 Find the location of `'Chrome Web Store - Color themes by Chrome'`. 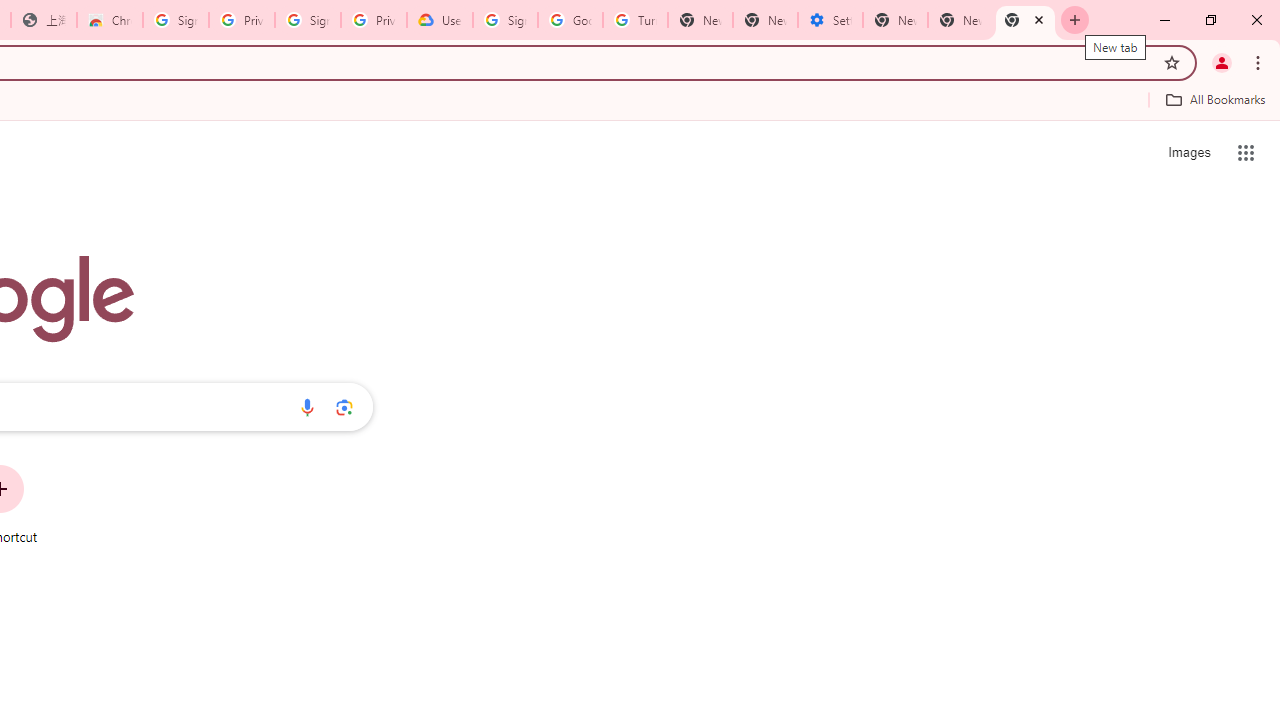

'Chrome Web Store - Color themes by Chrome' is located at coordinates (109, 20).